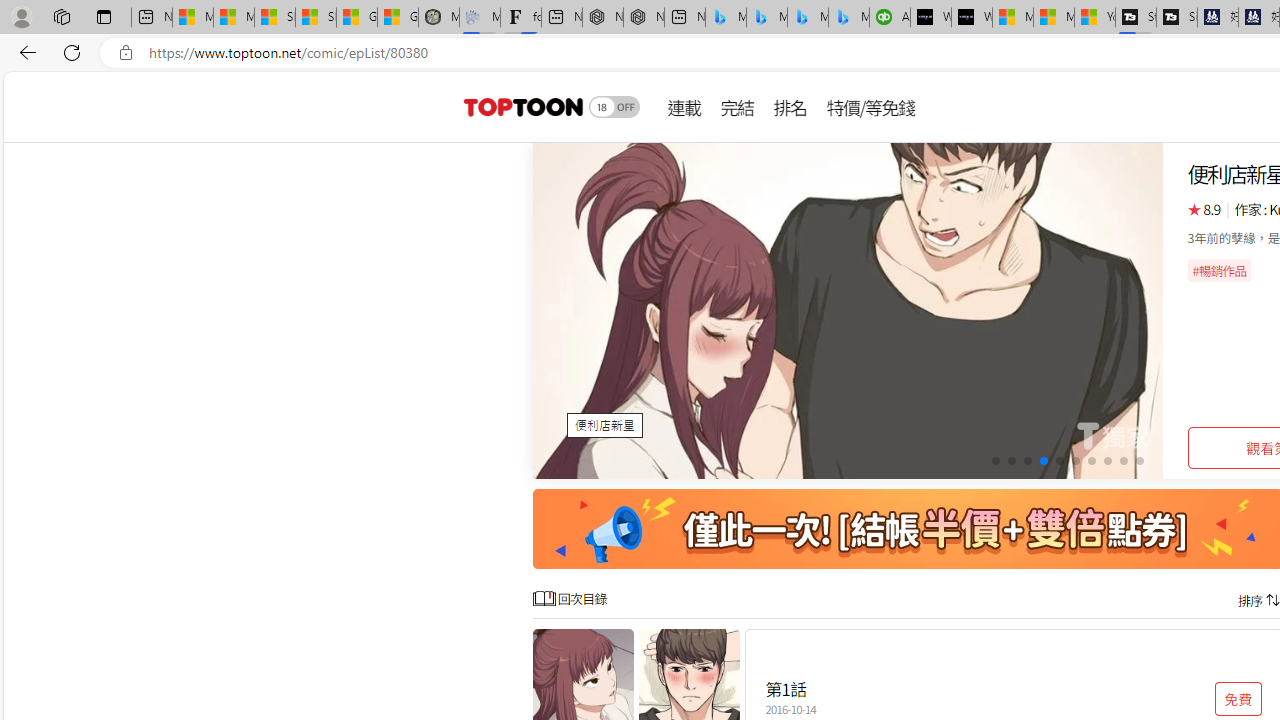 The height and width of the screenshot is (720, 1280). I want to click on 'Go to slide 9', so click(1123, 461).